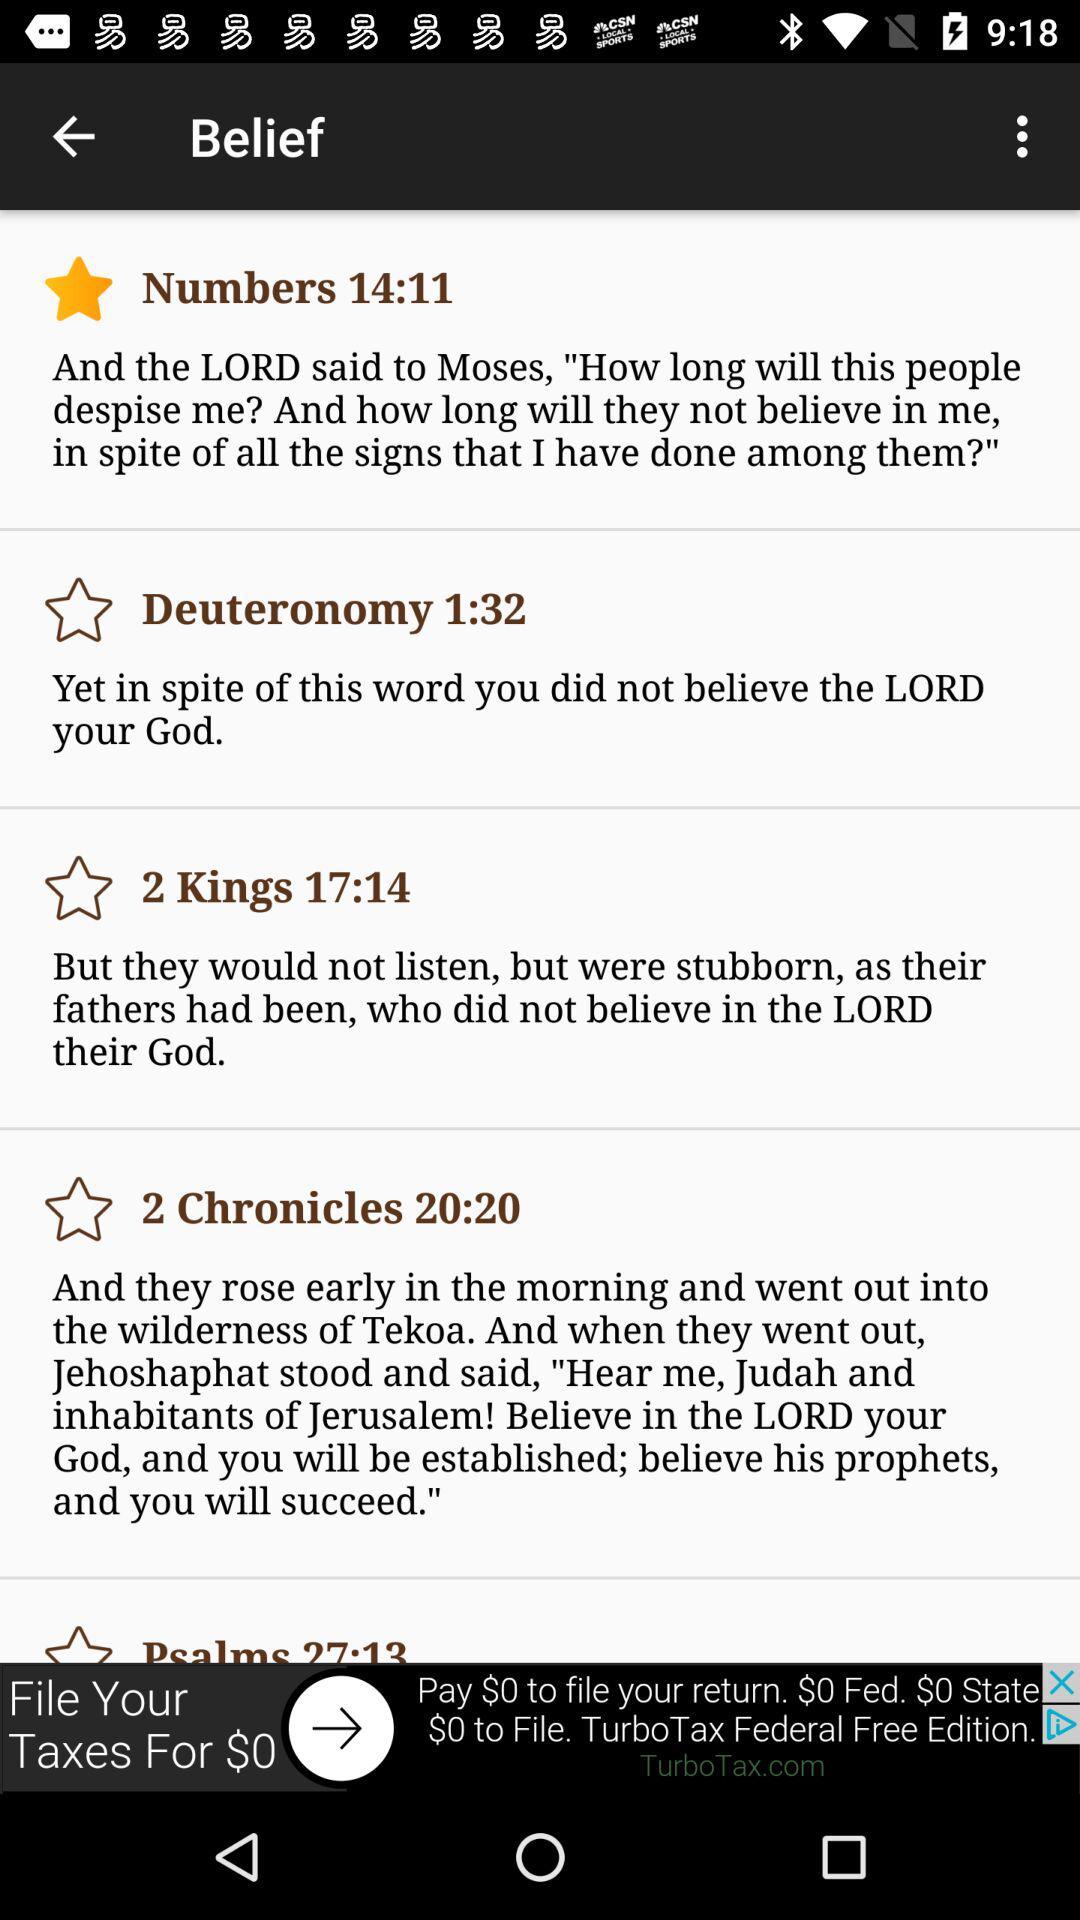 The image size is (1080, 1920). I want to click on to favorites, so click(77, 608).